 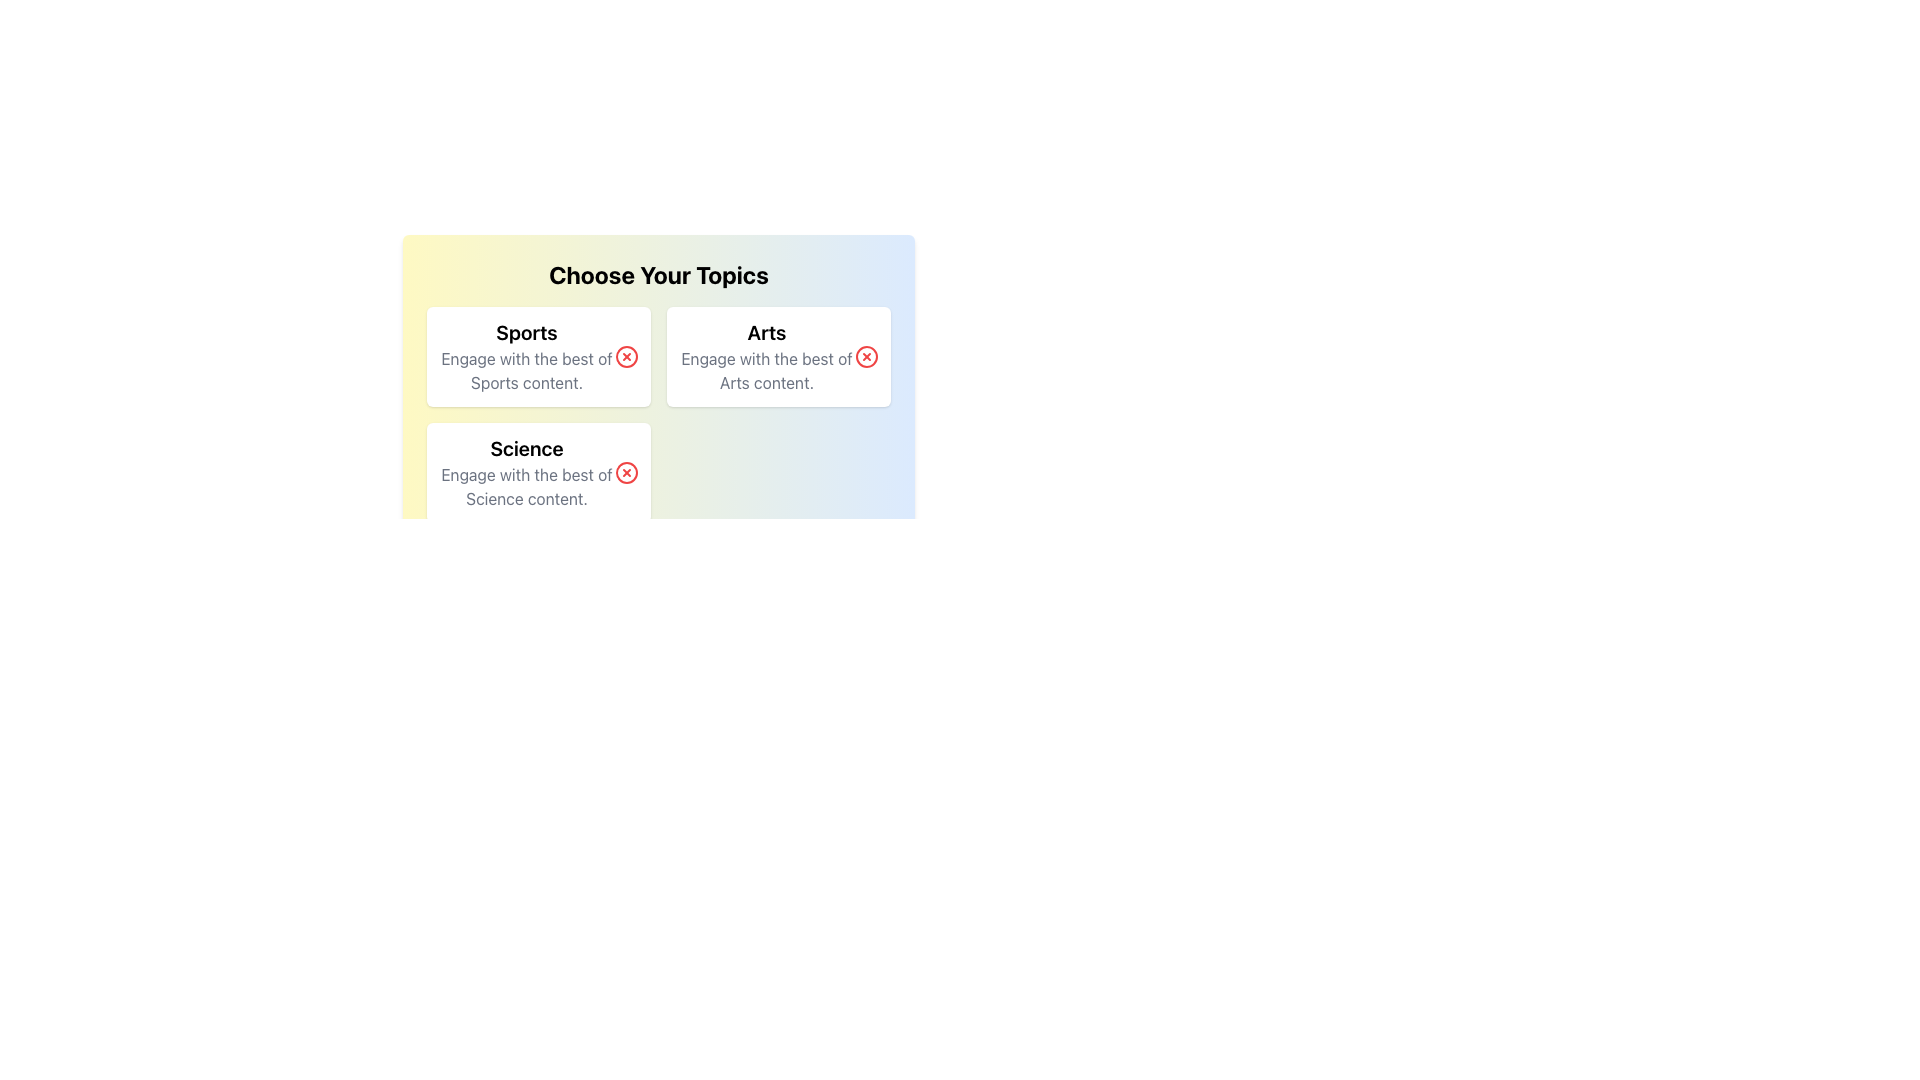 I want to click on the text label displaying 'Arts' which is styled with bold, black font and includes a smaller gray text below it, located in the center-right area of the interface, so click(x=766, y=356).